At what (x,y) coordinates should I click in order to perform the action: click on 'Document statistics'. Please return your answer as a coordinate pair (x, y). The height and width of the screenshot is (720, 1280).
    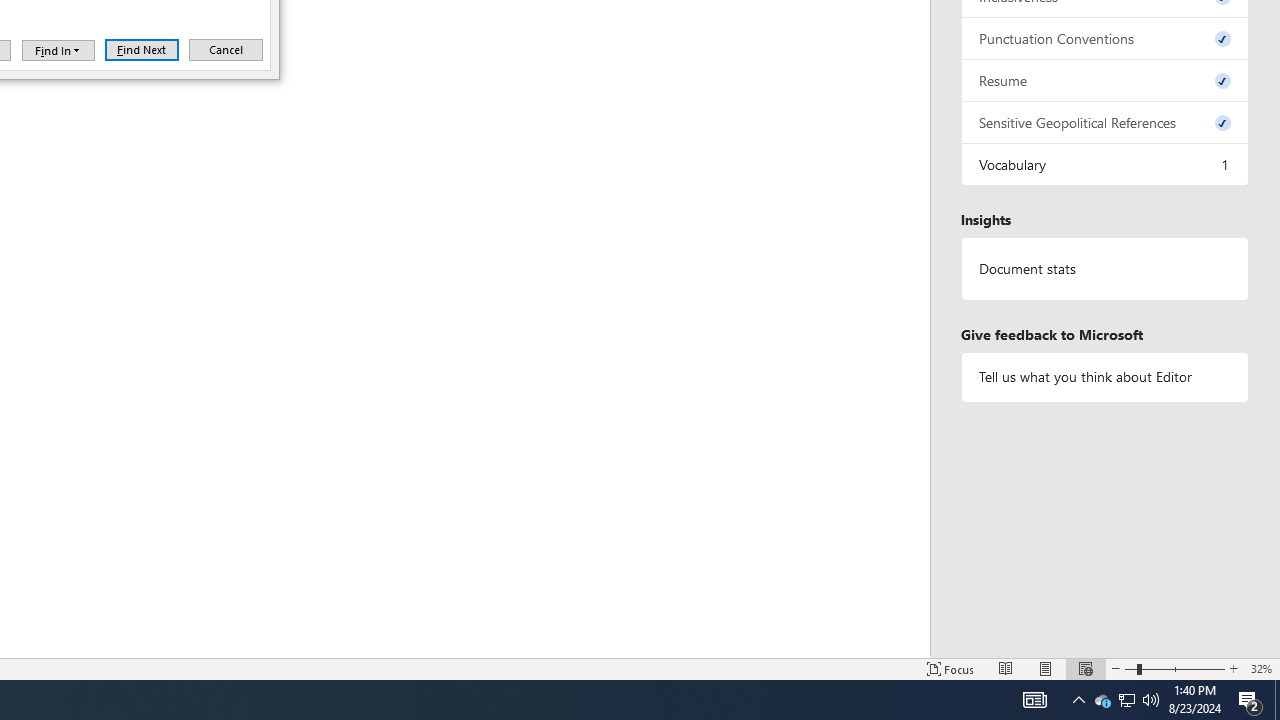
    Looking at the image, I should click on (1104, 268).